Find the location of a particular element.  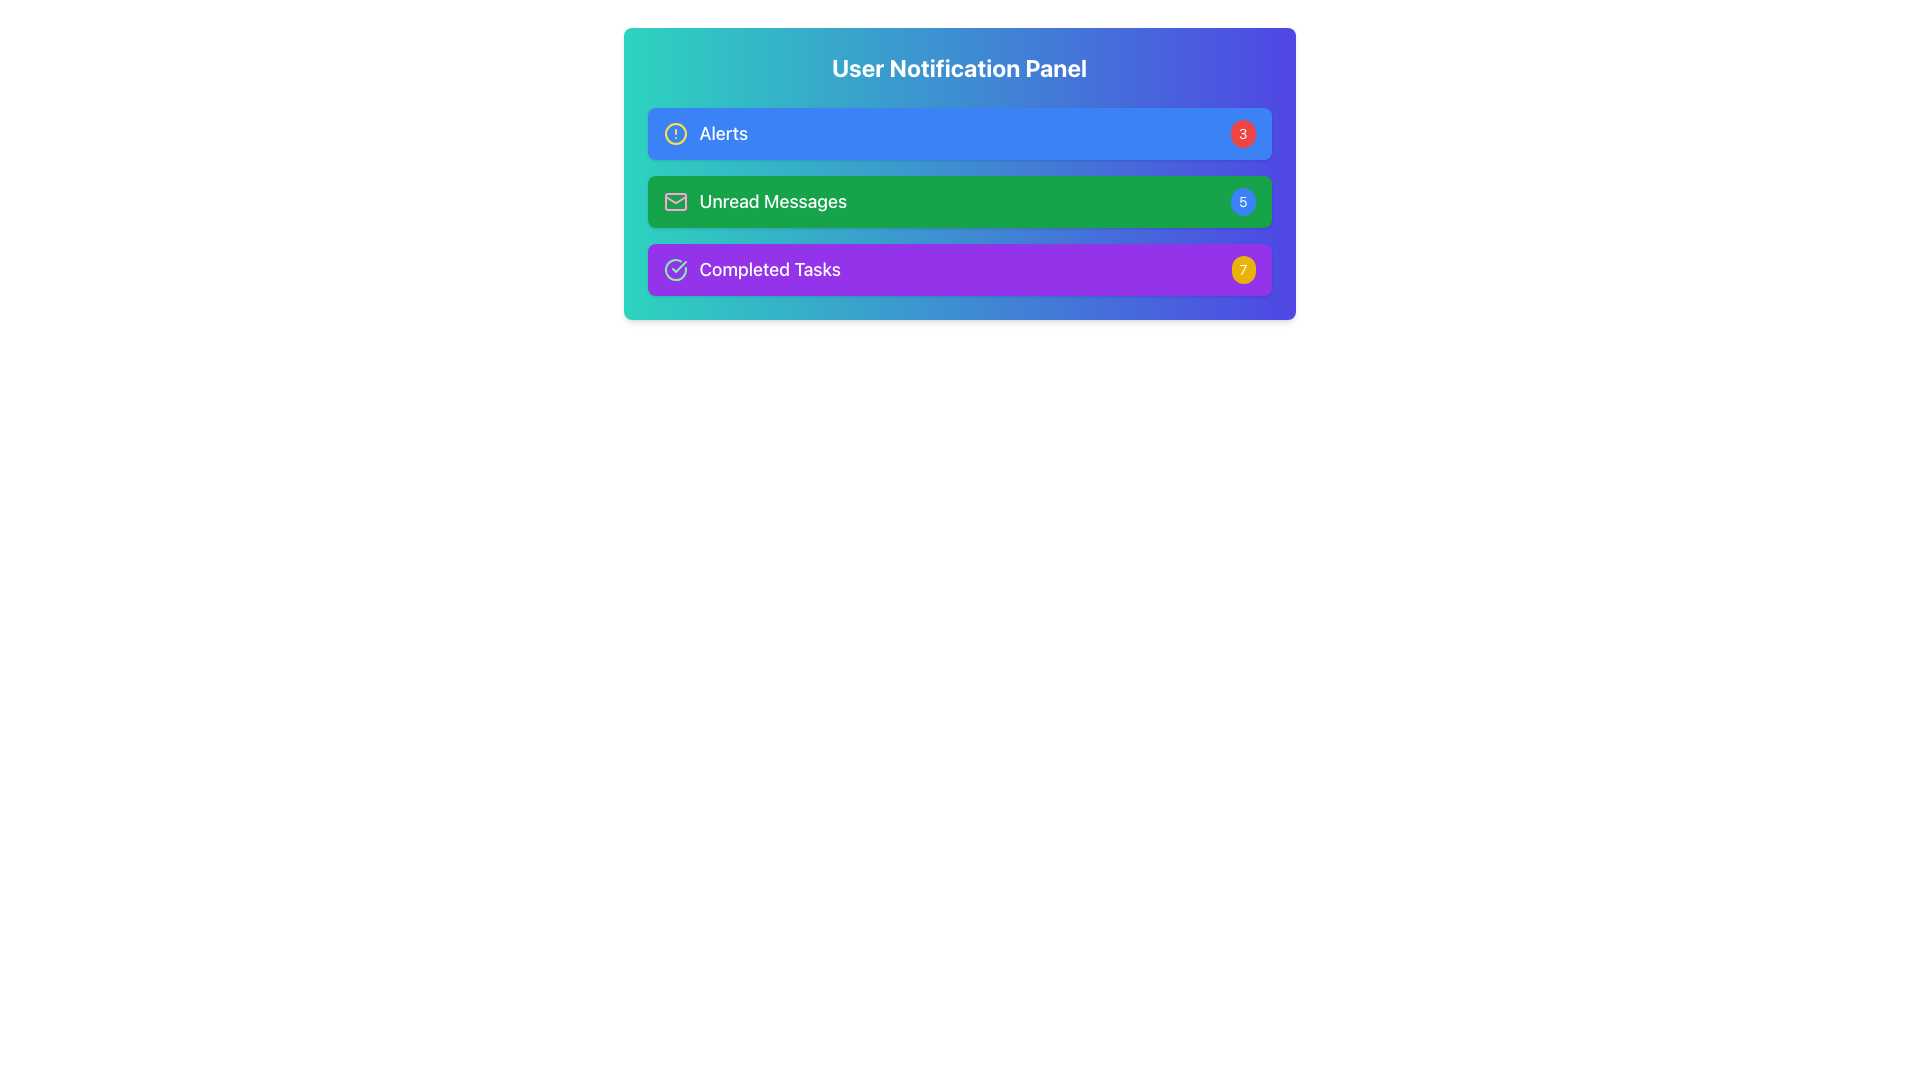

the alert icon located to the left of the 'Alerts' text in the blue section of the User Notification Panel is located at coordinates (675, 134).